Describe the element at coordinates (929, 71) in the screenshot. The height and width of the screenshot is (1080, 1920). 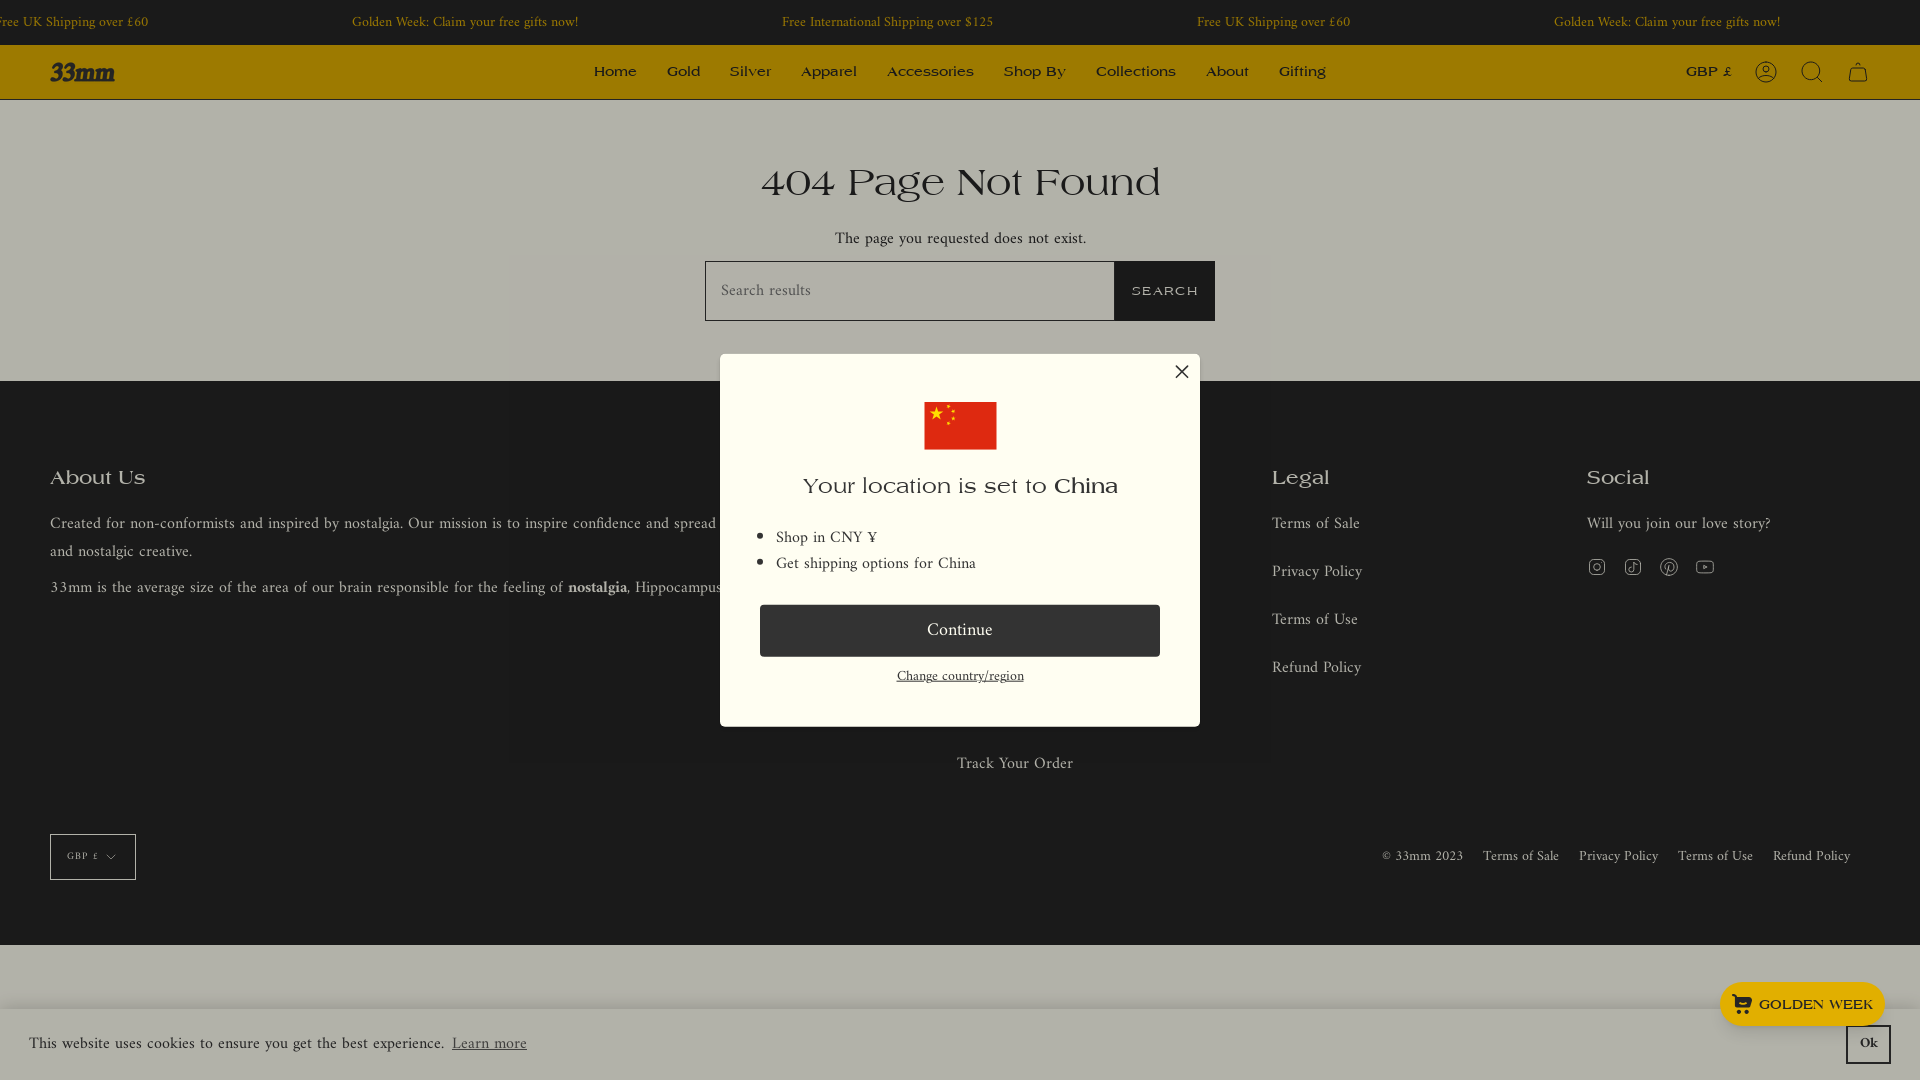
I see `'Accessories'` at that location.